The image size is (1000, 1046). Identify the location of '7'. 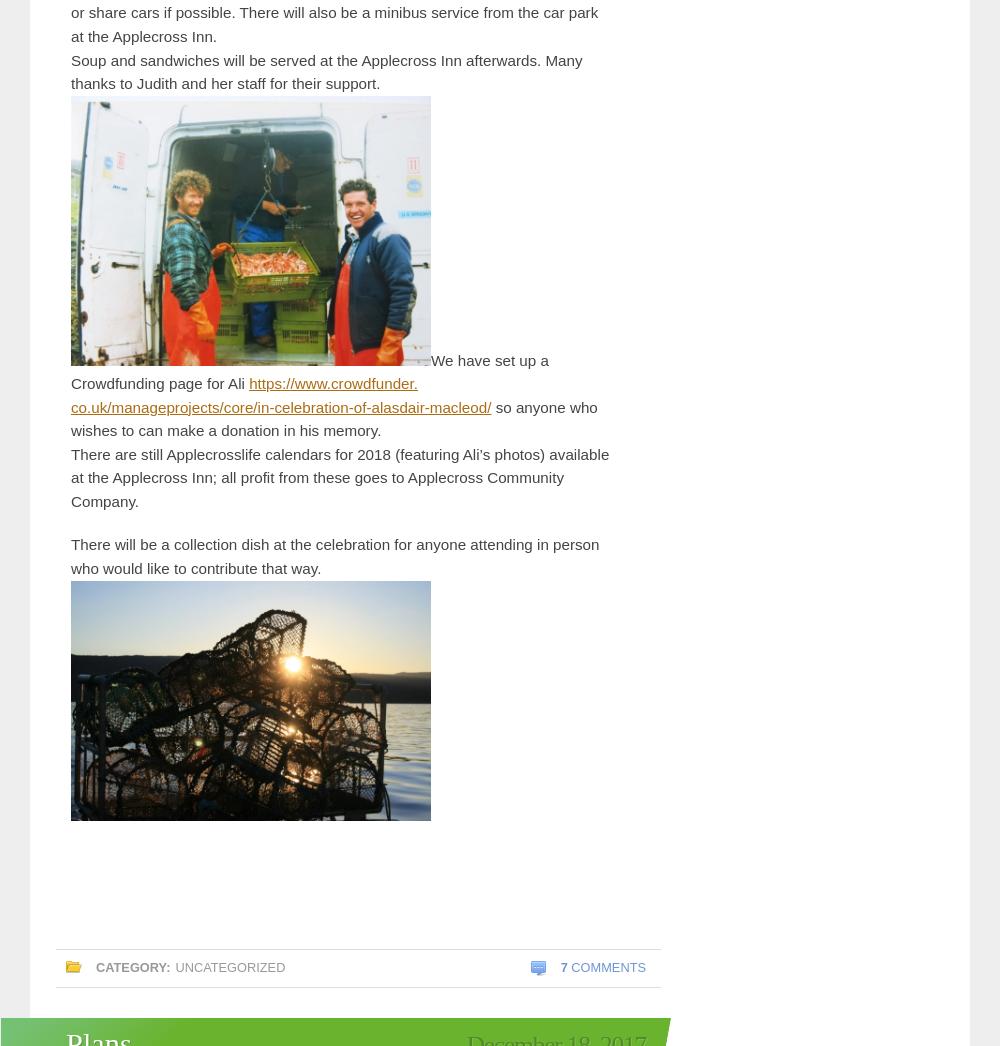
(562, 966).